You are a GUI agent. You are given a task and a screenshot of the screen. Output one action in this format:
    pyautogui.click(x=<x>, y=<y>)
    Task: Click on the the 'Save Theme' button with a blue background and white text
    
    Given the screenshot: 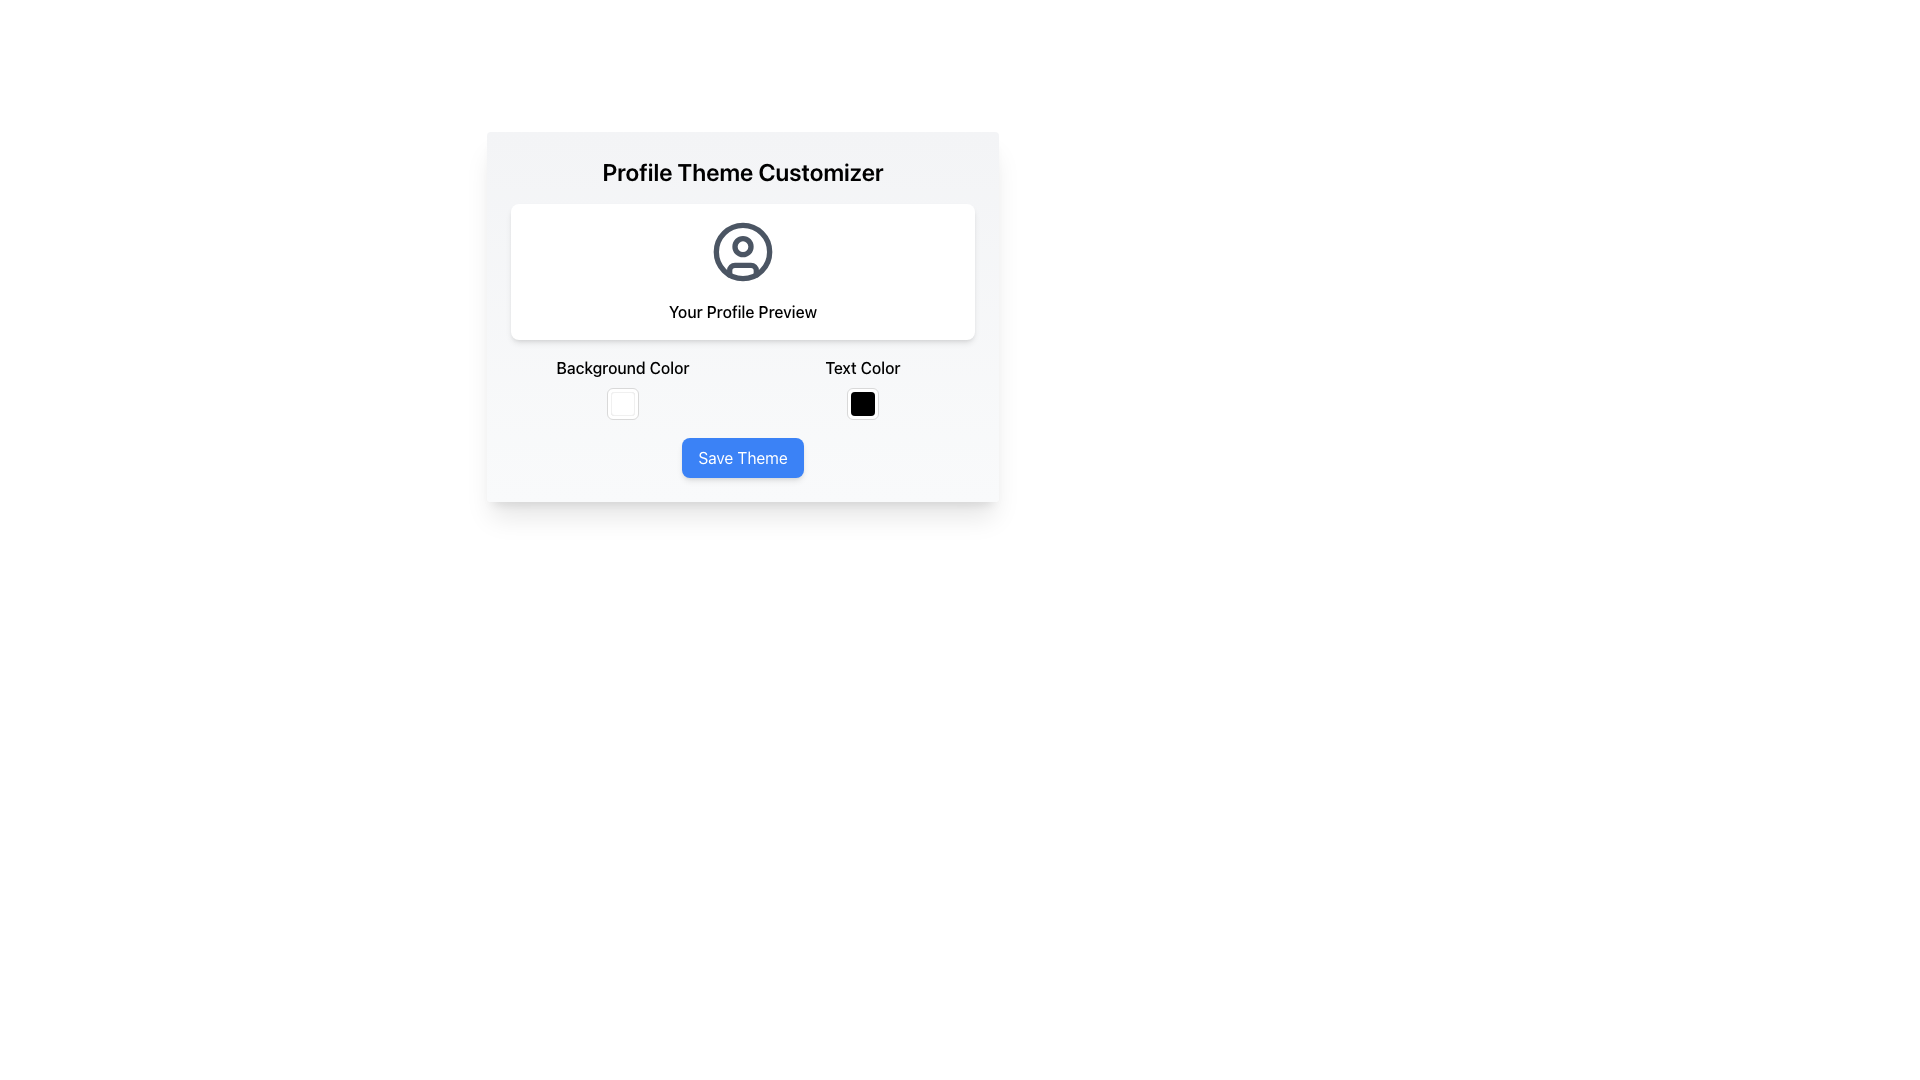 What is the action you would take?
    pyautogui.click(x=742, y=458)
    